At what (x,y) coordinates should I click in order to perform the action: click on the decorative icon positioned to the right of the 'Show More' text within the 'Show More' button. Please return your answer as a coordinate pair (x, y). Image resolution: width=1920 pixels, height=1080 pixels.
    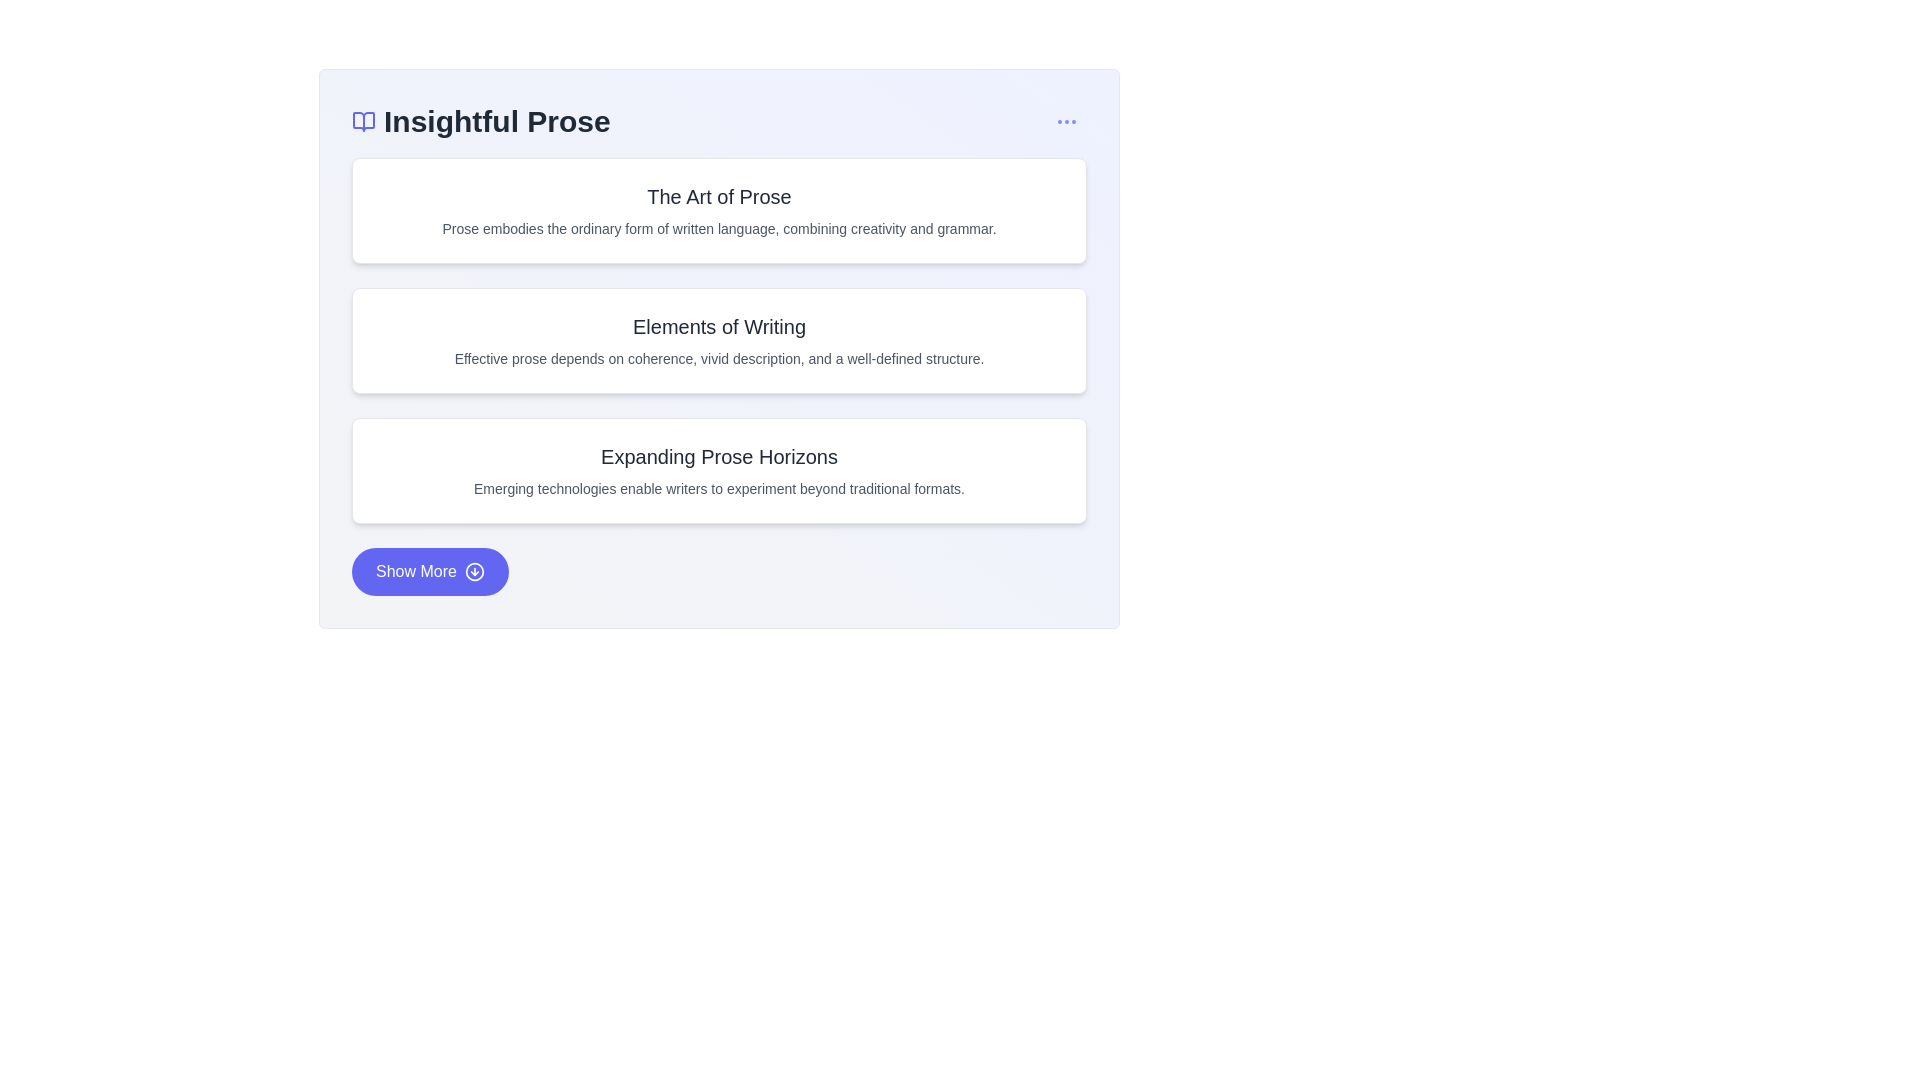
    Looking at the image, I should click on (474, 571).